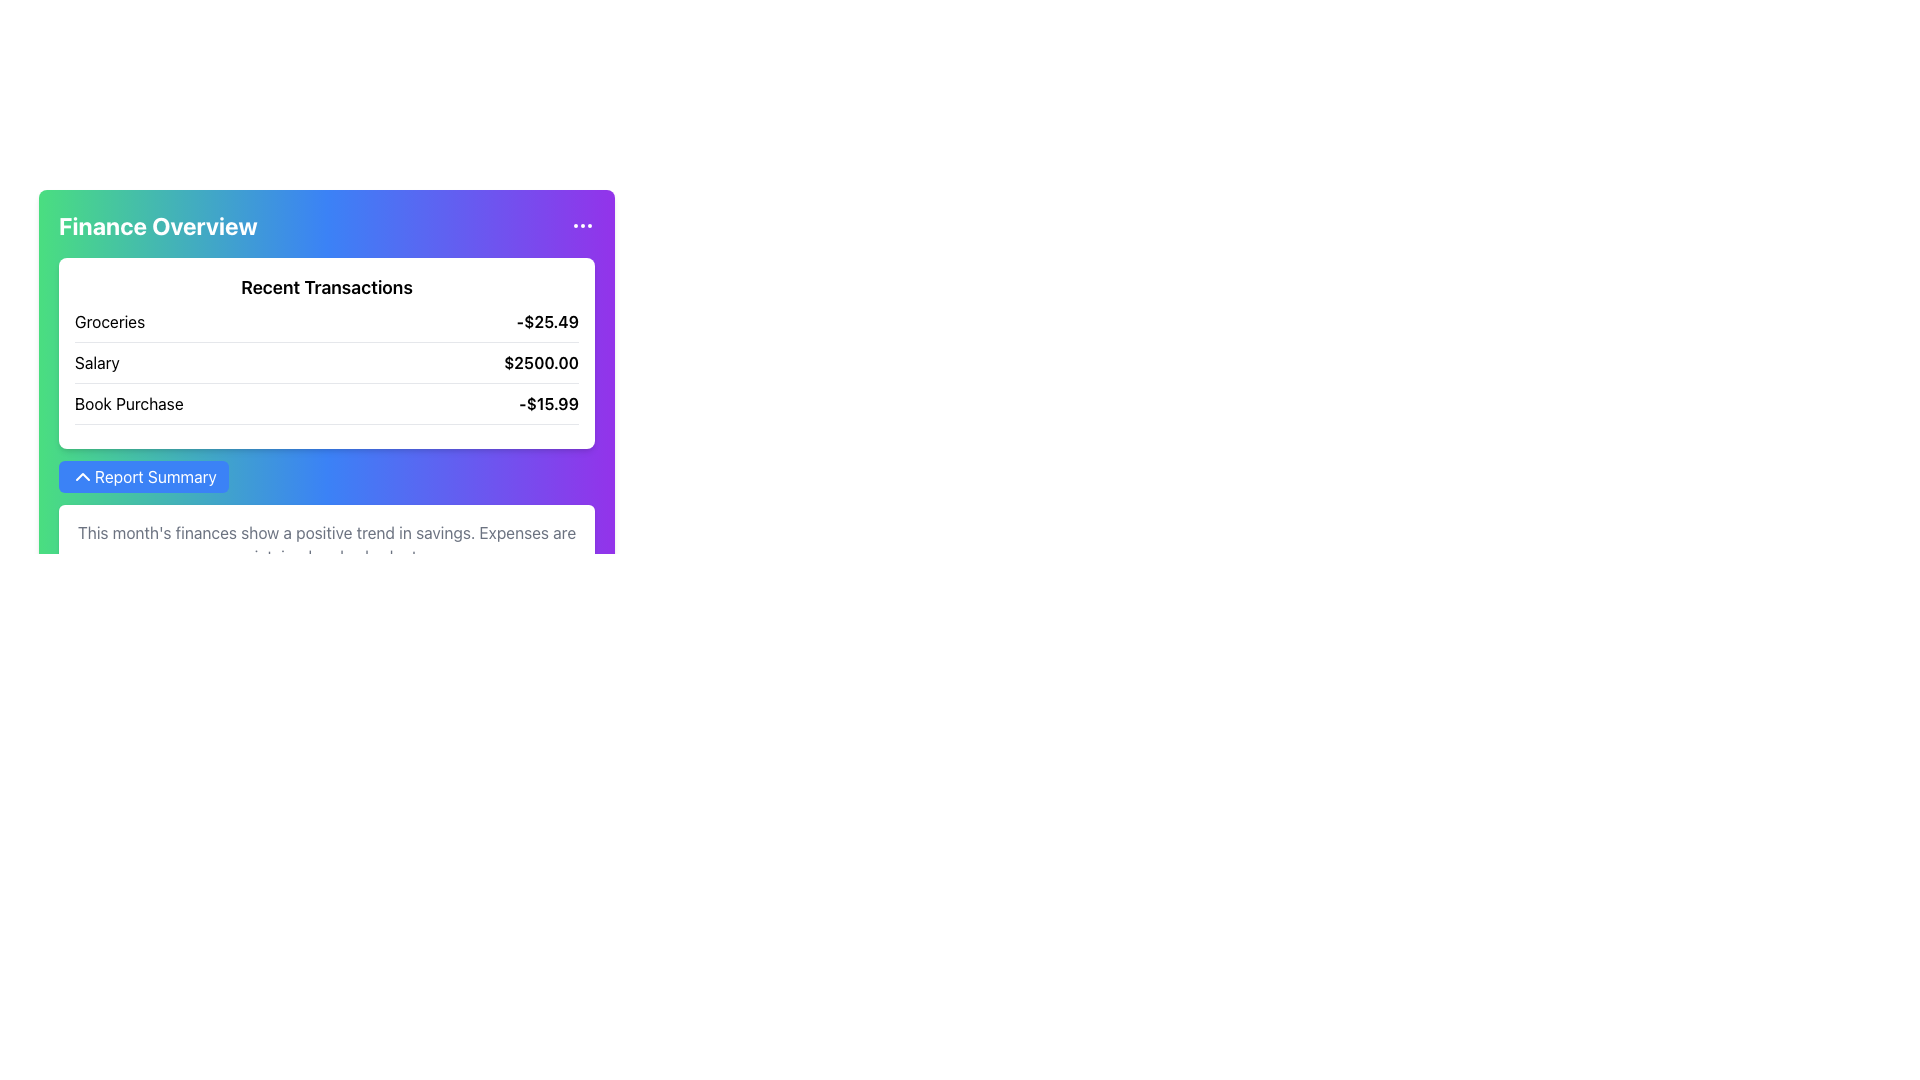 Image resolution: width=1920 pixels, height=1080 pixels. What do you see at coordinates (326, 544) in the screenshot?
I see `the rectangular text block displaying the message about finances, which is located at the bottom of the 'Finance Overview' section, below the 'Report Summary' button` at bounding box center [326, 544].